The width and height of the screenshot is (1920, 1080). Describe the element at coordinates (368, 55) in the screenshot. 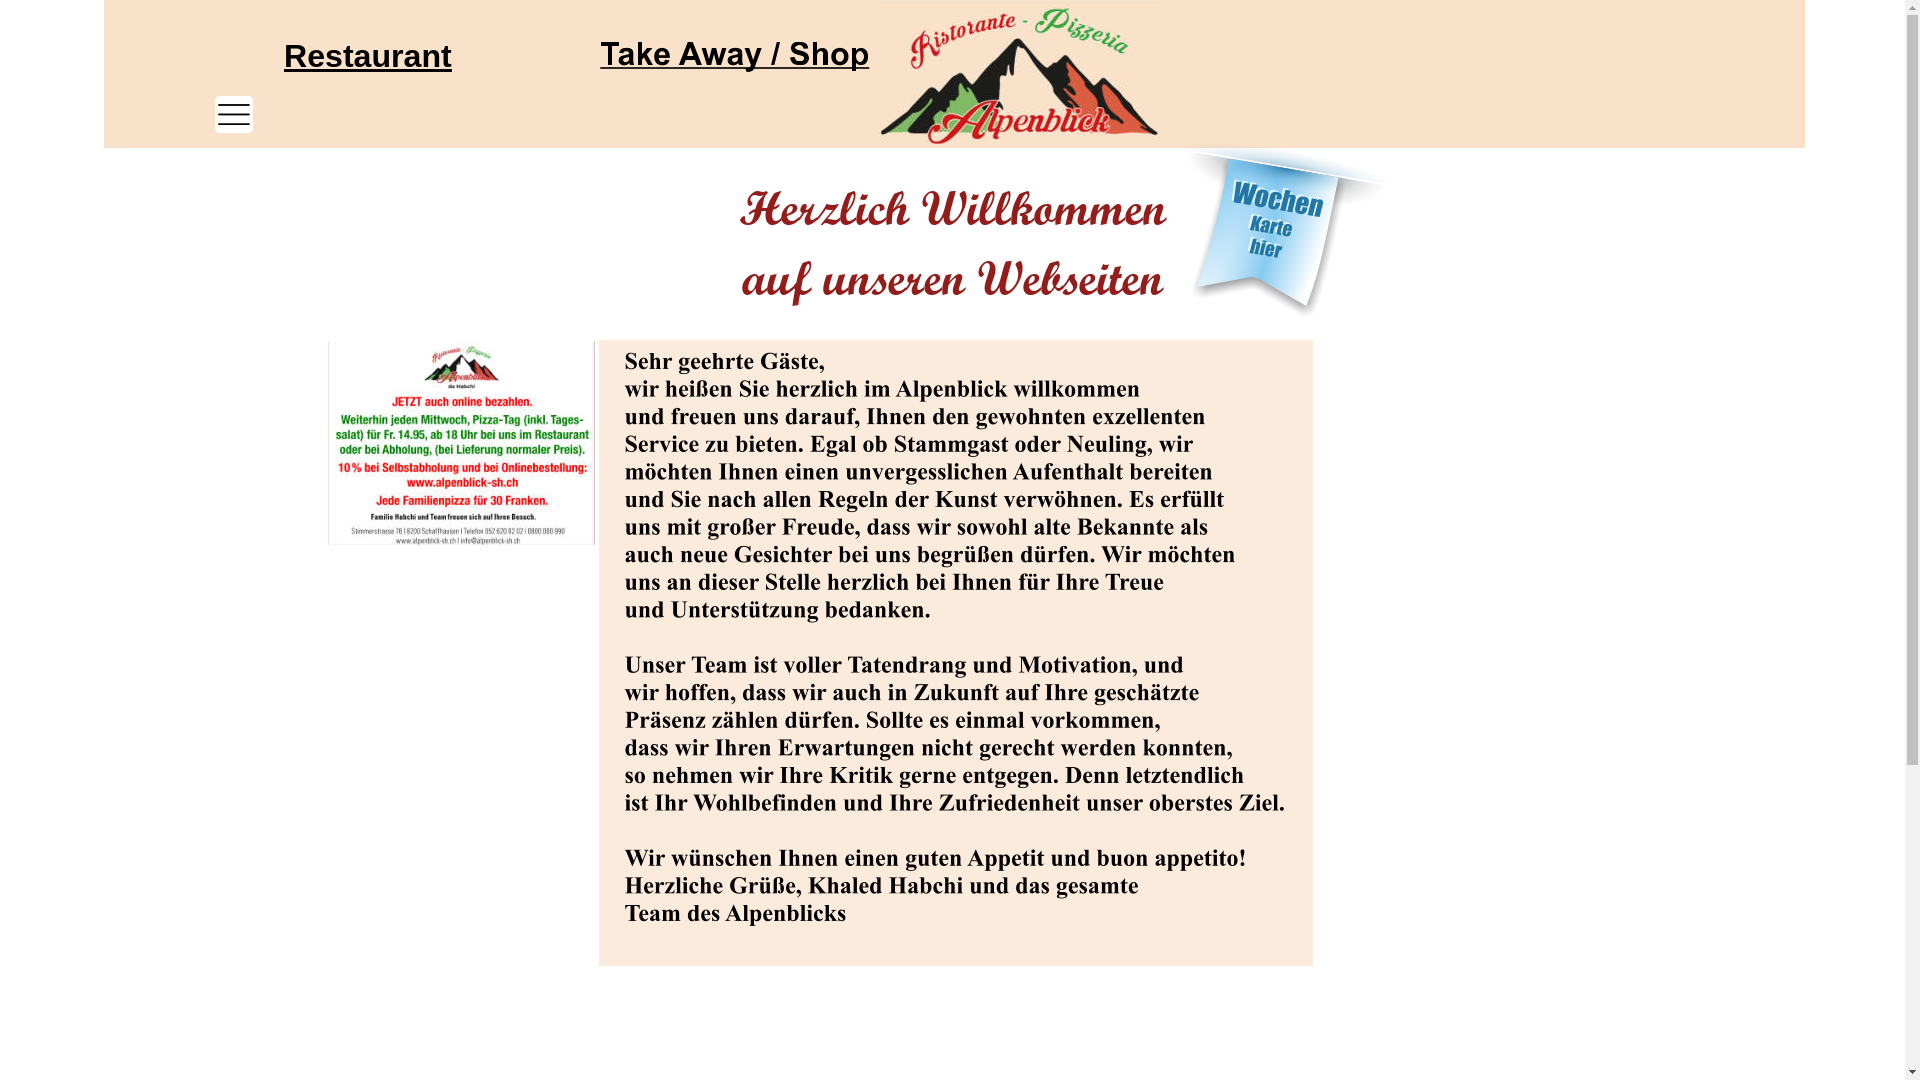

I see `'Restaurant'` at that location.